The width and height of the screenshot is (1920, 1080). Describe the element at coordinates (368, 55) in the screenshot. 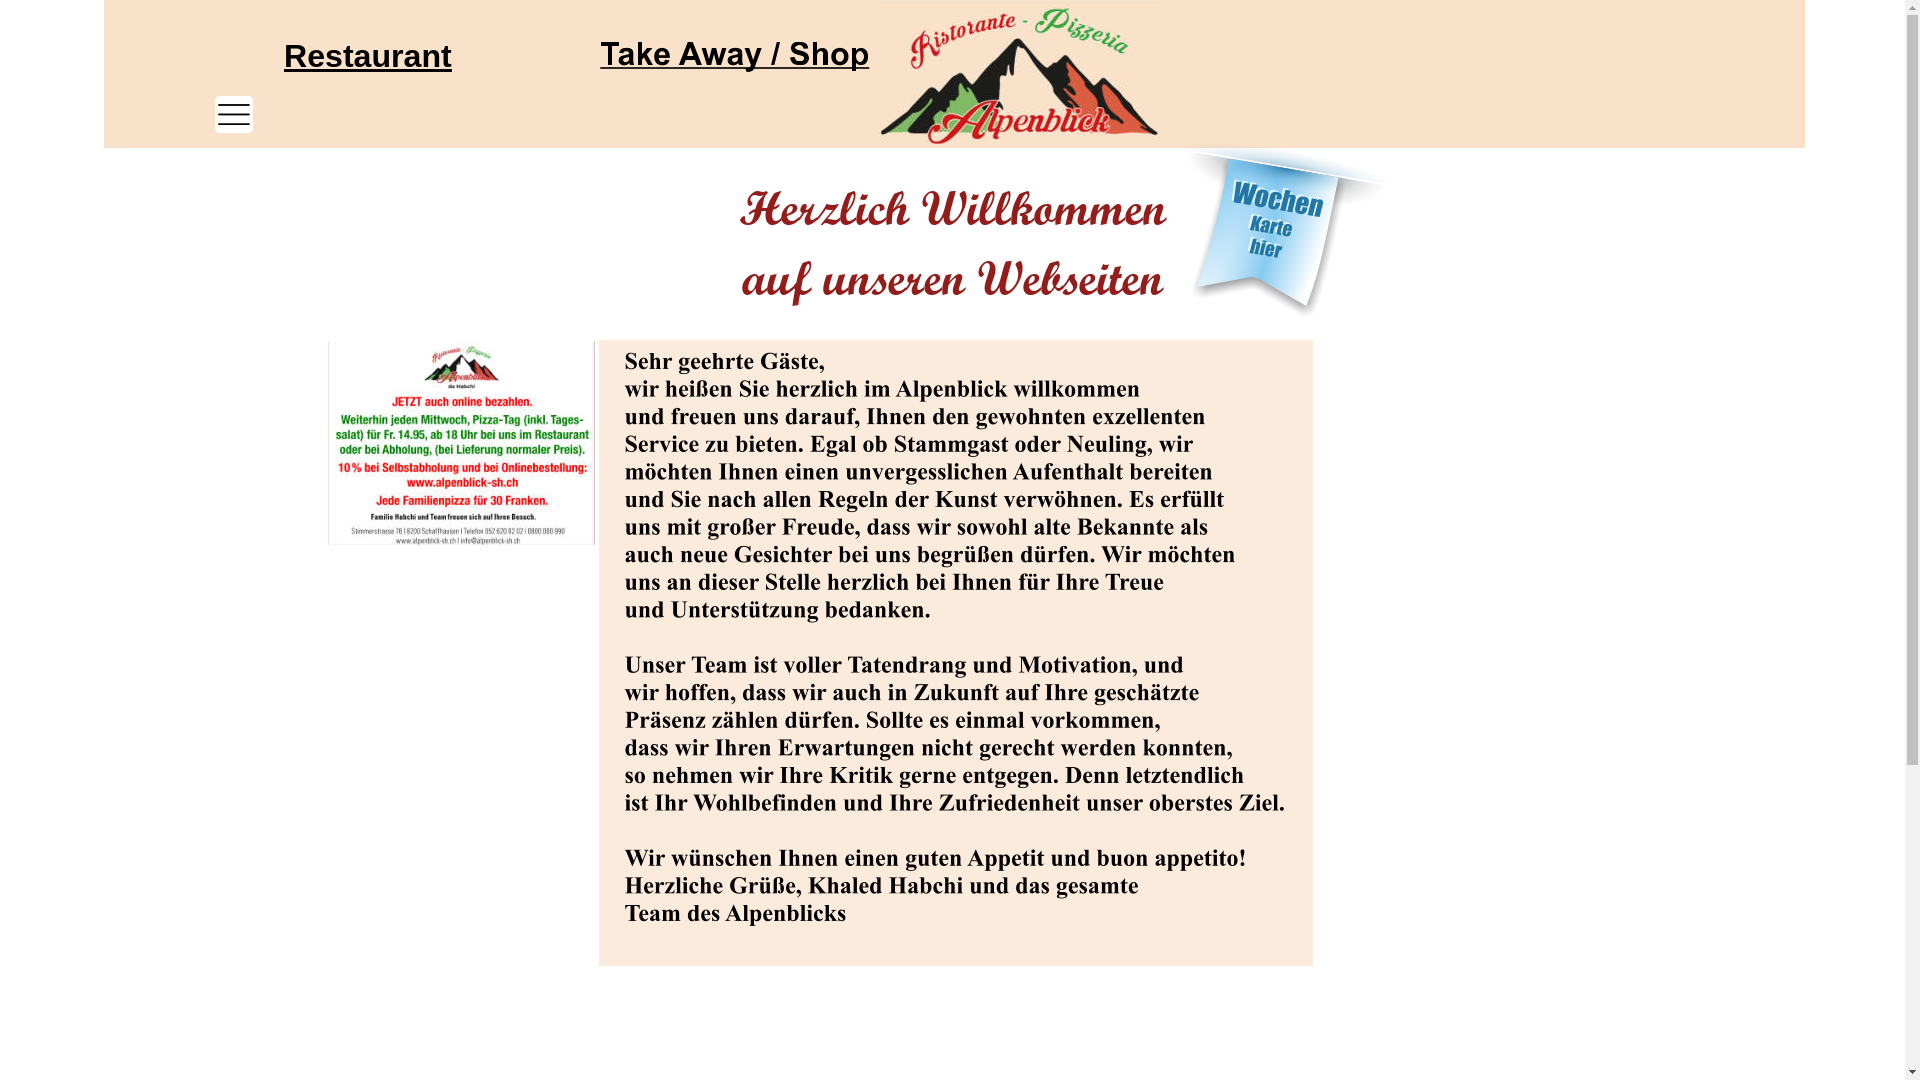

I see `'Restaurant'` at that location.